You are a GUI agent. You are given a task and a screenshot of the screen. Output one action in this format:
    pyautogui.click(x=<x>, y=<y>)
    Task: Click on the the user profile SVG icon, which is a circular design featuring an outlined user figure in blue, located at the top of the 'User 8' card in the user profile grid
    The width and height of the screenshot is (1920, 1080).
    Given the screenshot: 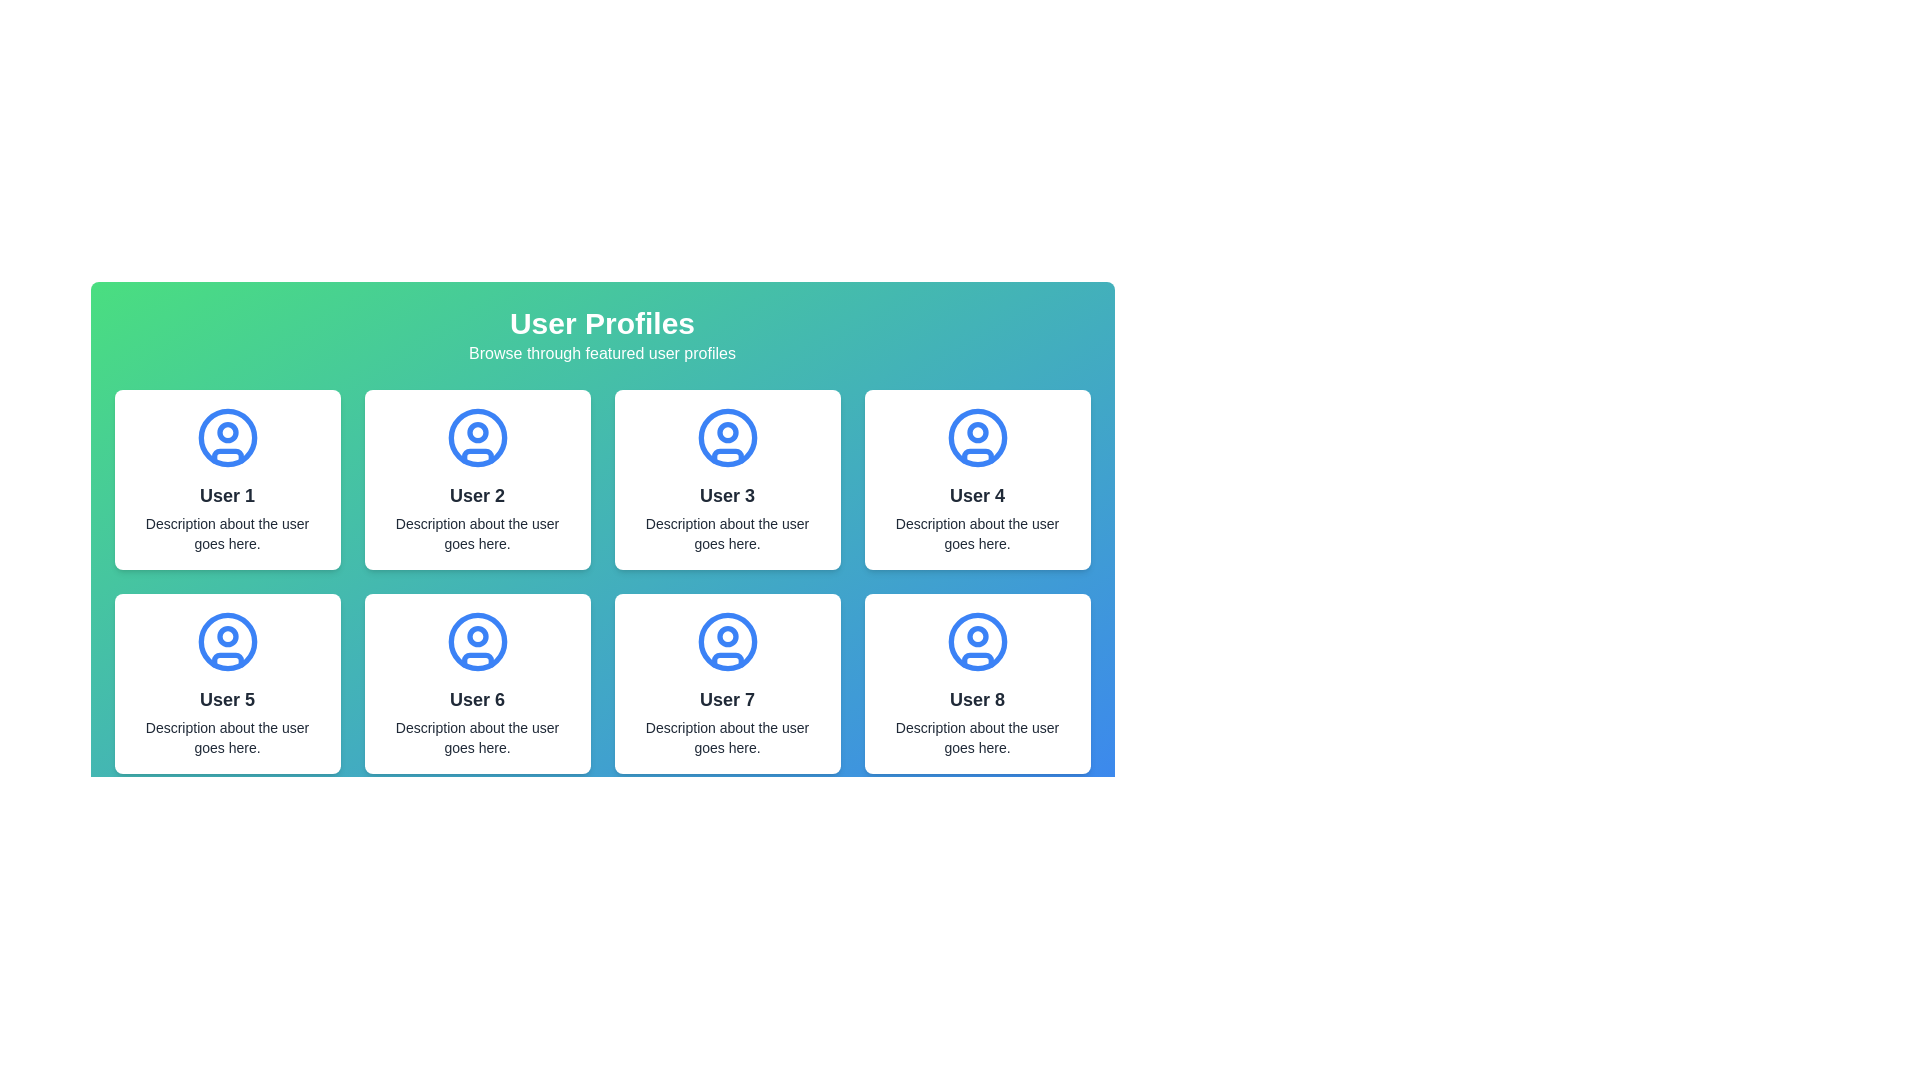 What is the action you would take?
    pyautogui.click(x=977, y=641)
    